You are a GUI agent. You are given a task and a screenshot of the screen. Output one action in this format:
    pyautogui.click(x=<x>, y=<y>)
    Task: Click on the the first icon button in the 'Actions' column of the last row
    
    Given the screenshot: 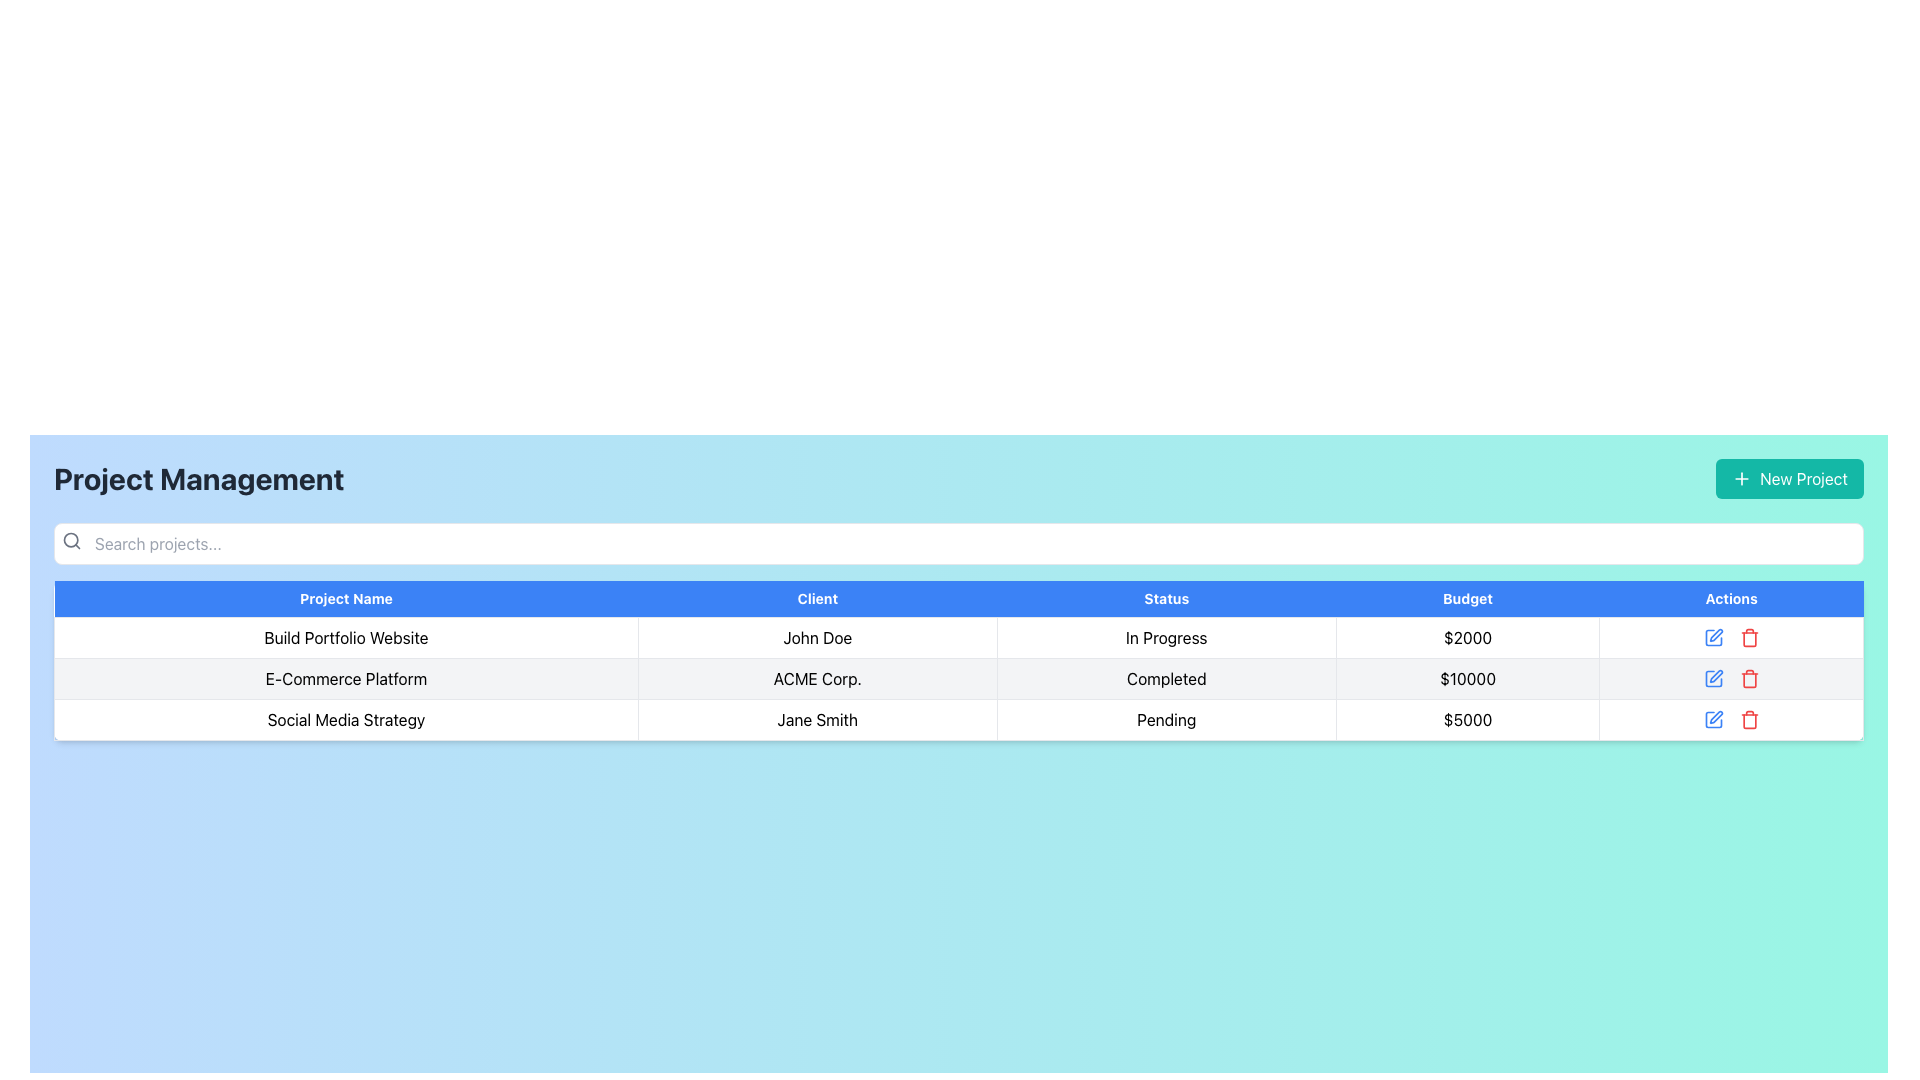 What is the action you would take?
    pyautogui.click(x=1712, y=720)
    